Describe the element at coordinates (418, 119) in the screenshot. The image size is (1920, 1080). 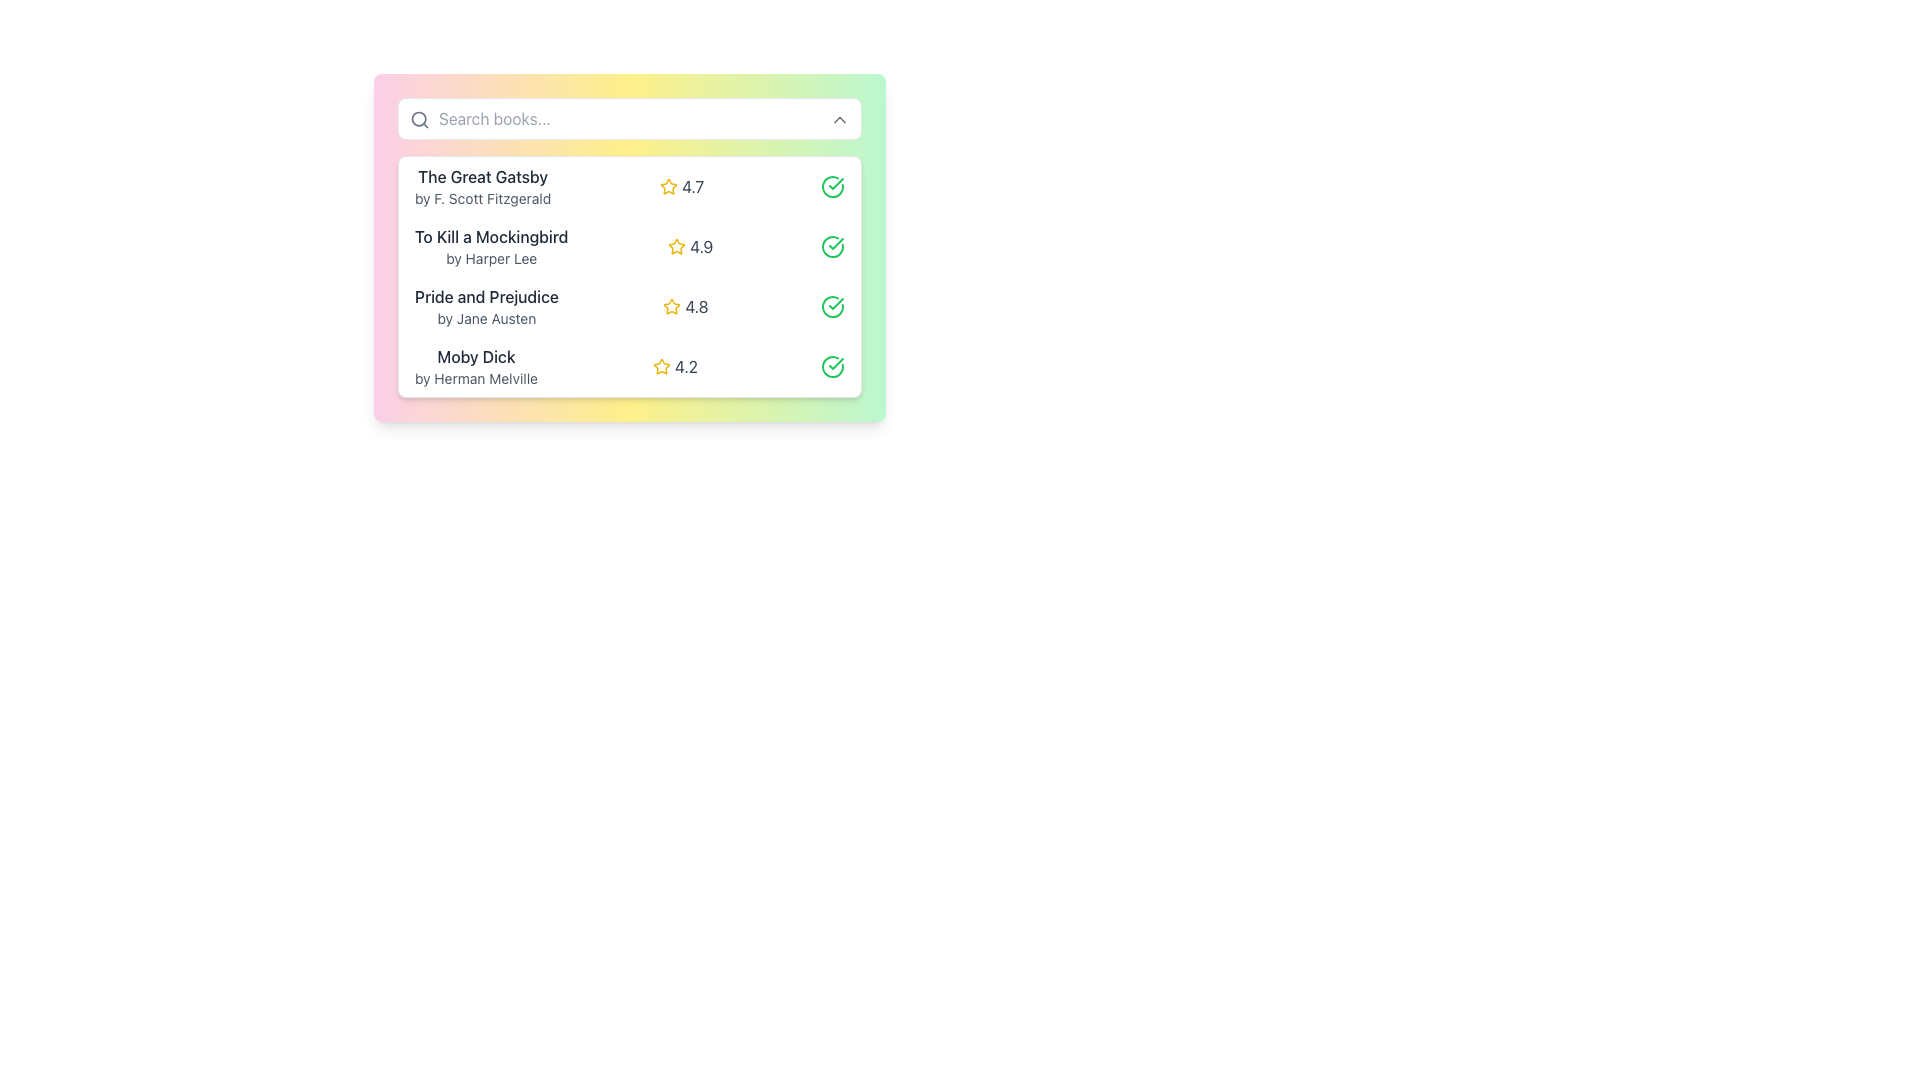
I see `the circular part of the search icon located at the top left of the interface in the search bar` at that location.